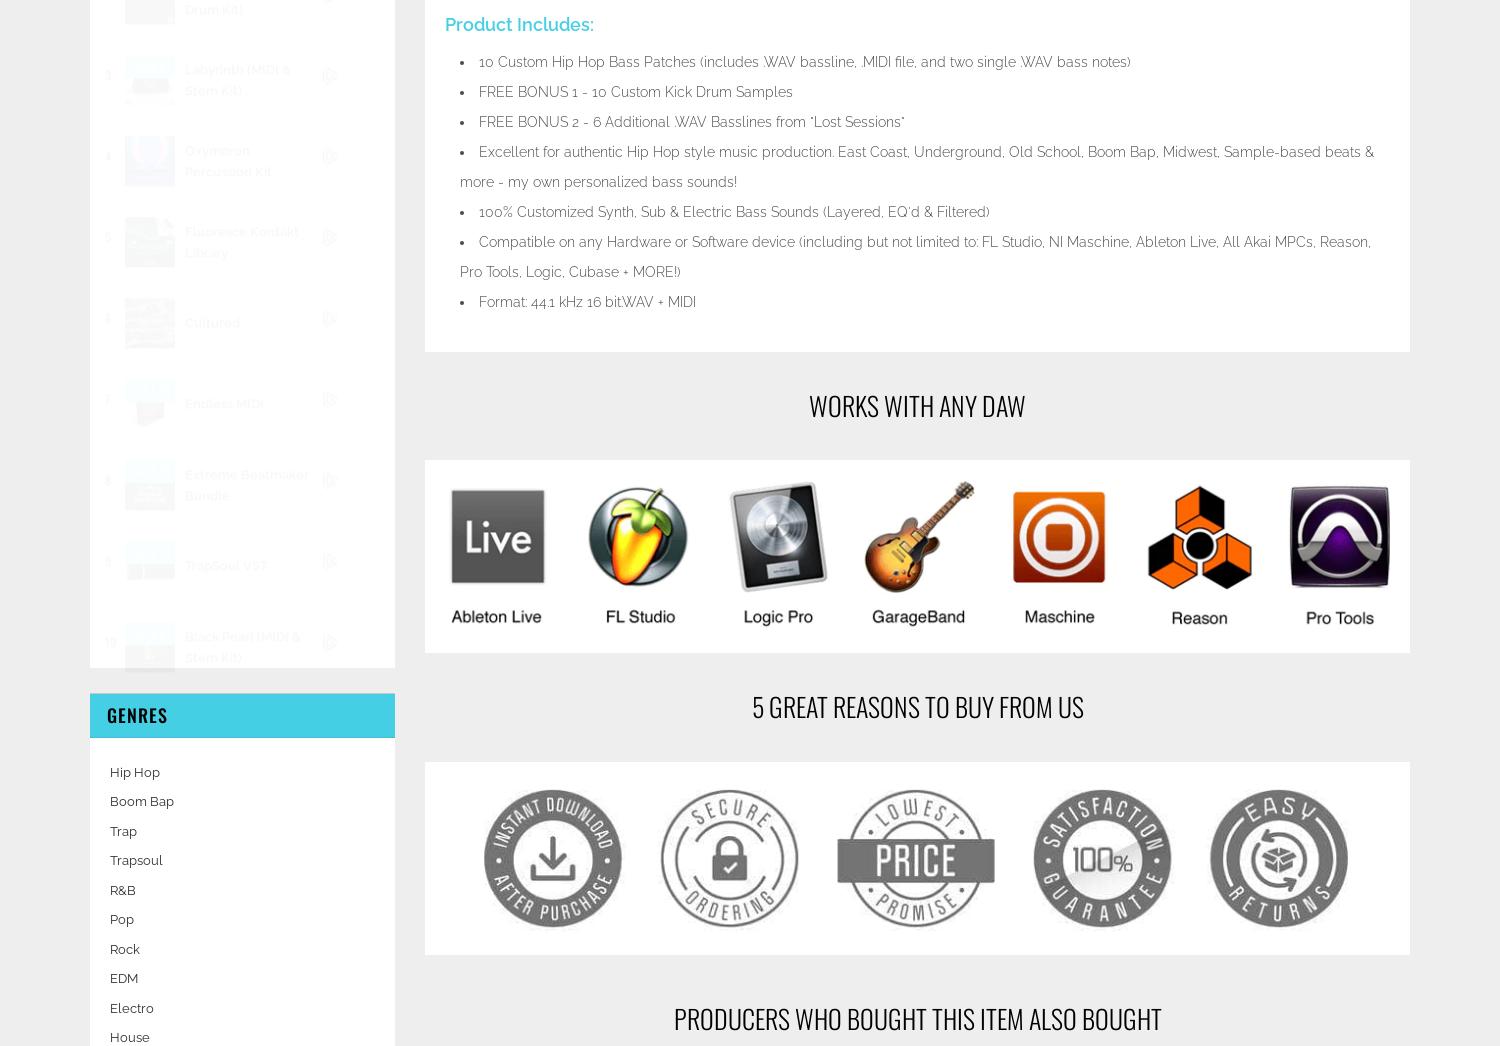  What do you see at coordinates (690, 120) in the screenshot?
I see `'FREE BONUS 2 - 6 Additional .WAV Basslines from "Lost Sessions"'` at bounding box center [690, 120].